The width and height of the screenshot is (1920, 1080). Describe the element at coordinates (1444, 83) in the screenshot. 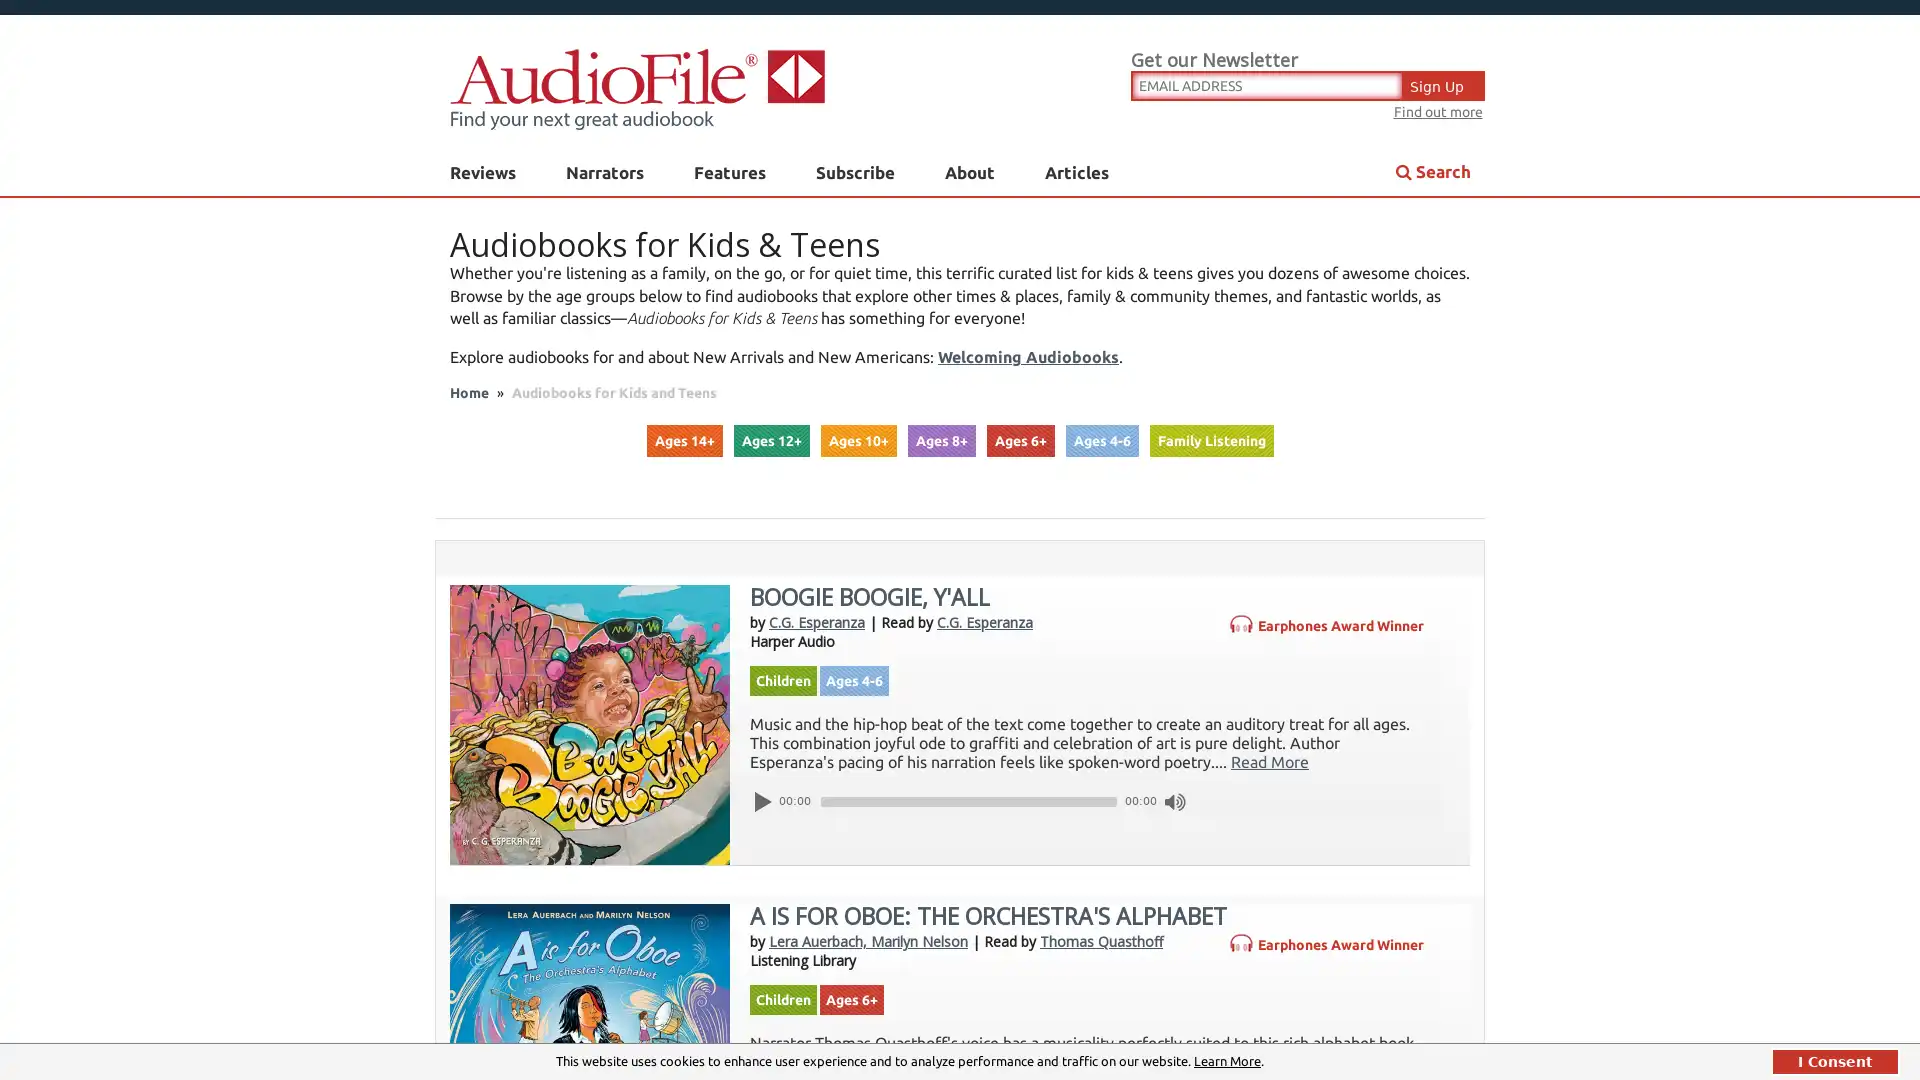

I see `Sign Up` at that location.